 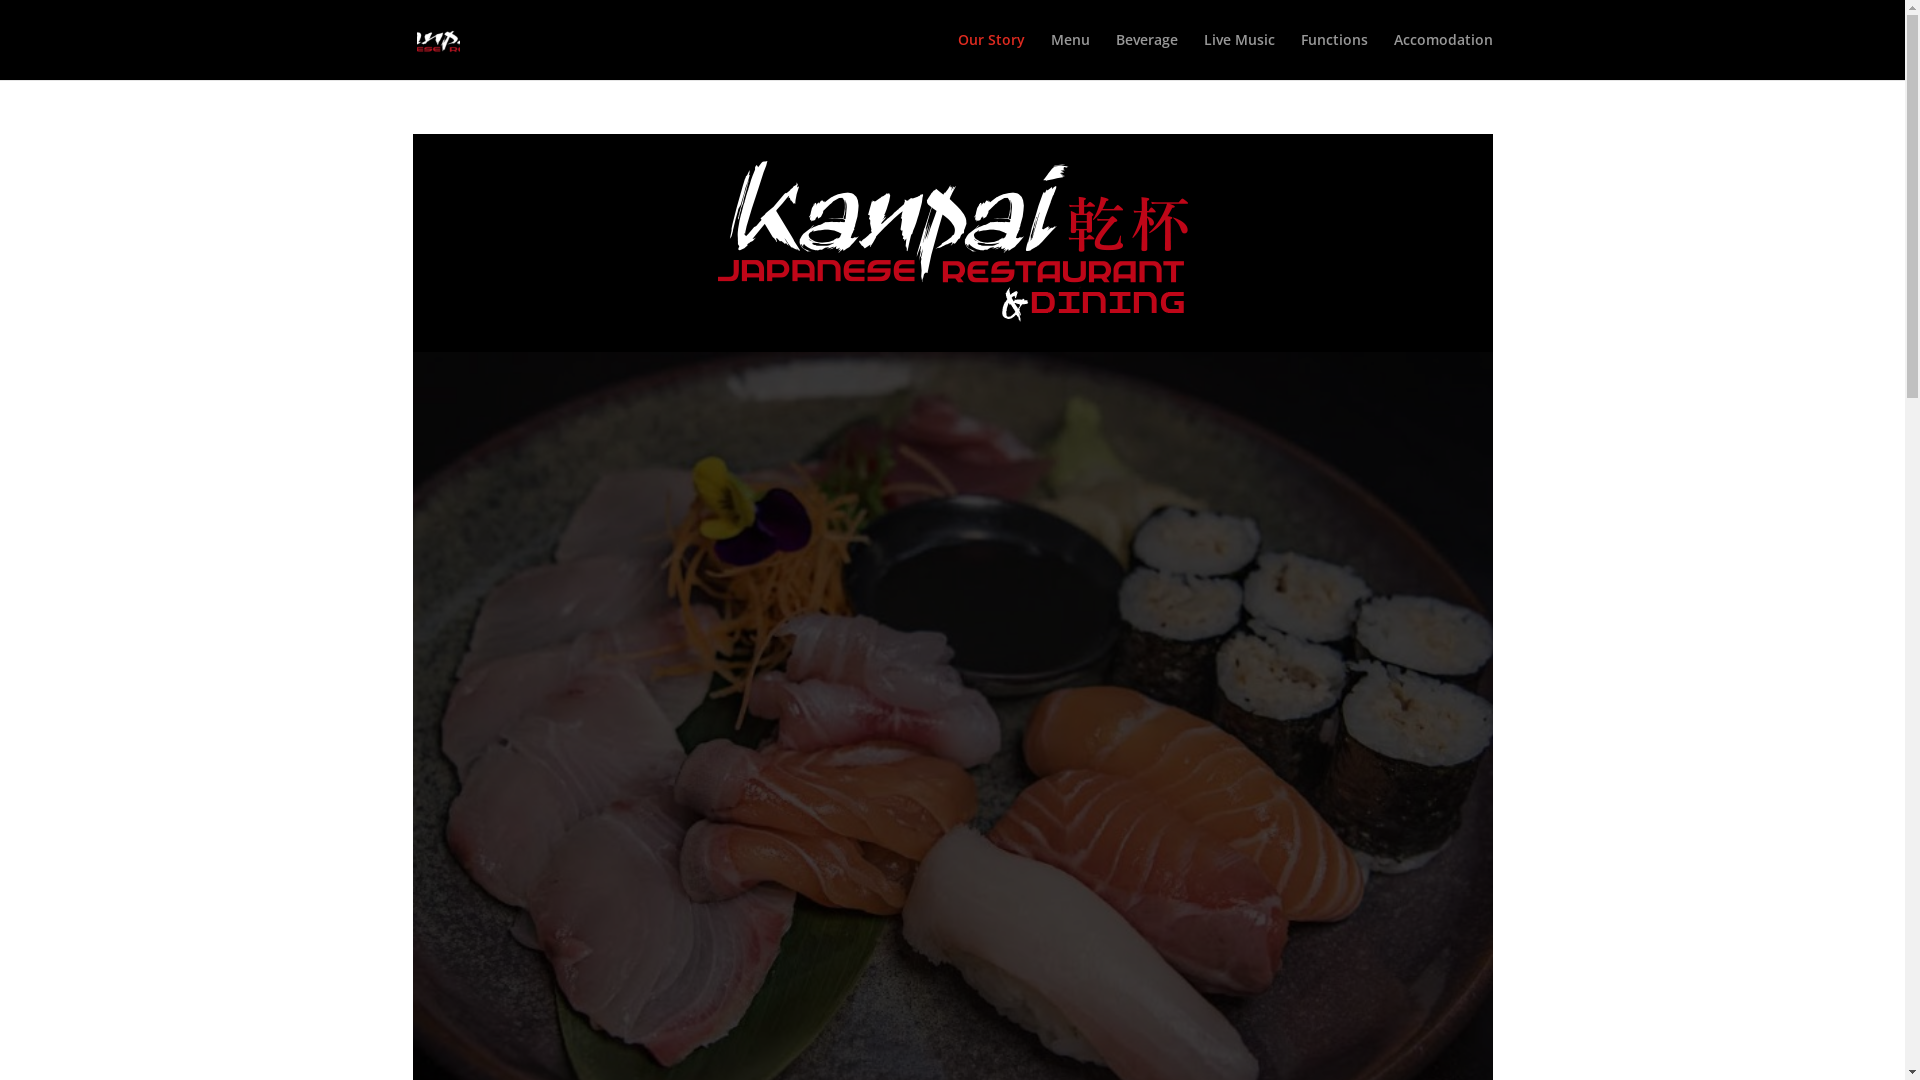 What do you see at coordinates (1443, 55) in the screenshot?
I see `'Accomodation'` at bounding box center [1443, 55].